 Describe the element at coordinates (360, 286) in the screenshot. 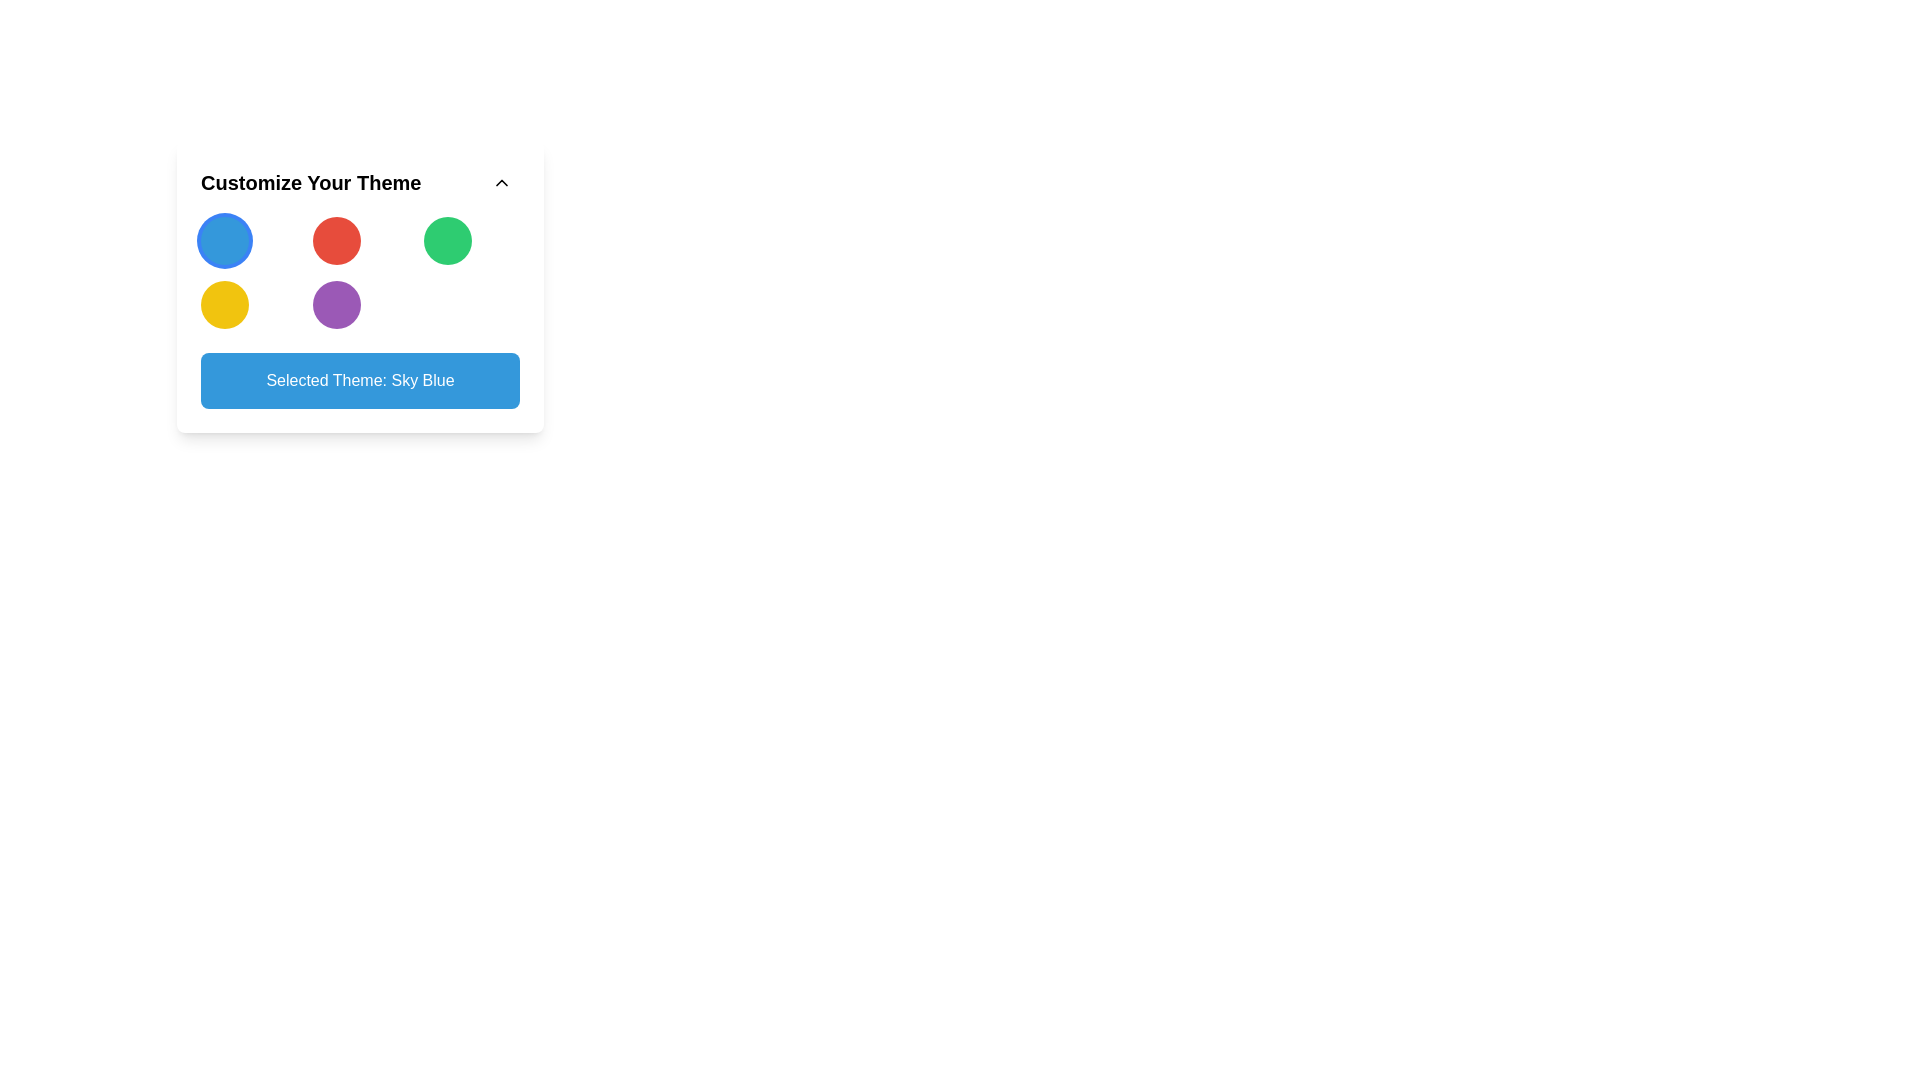

I see `the purple circular button located at the center of the bottom row in the theme customization panel` at that location.